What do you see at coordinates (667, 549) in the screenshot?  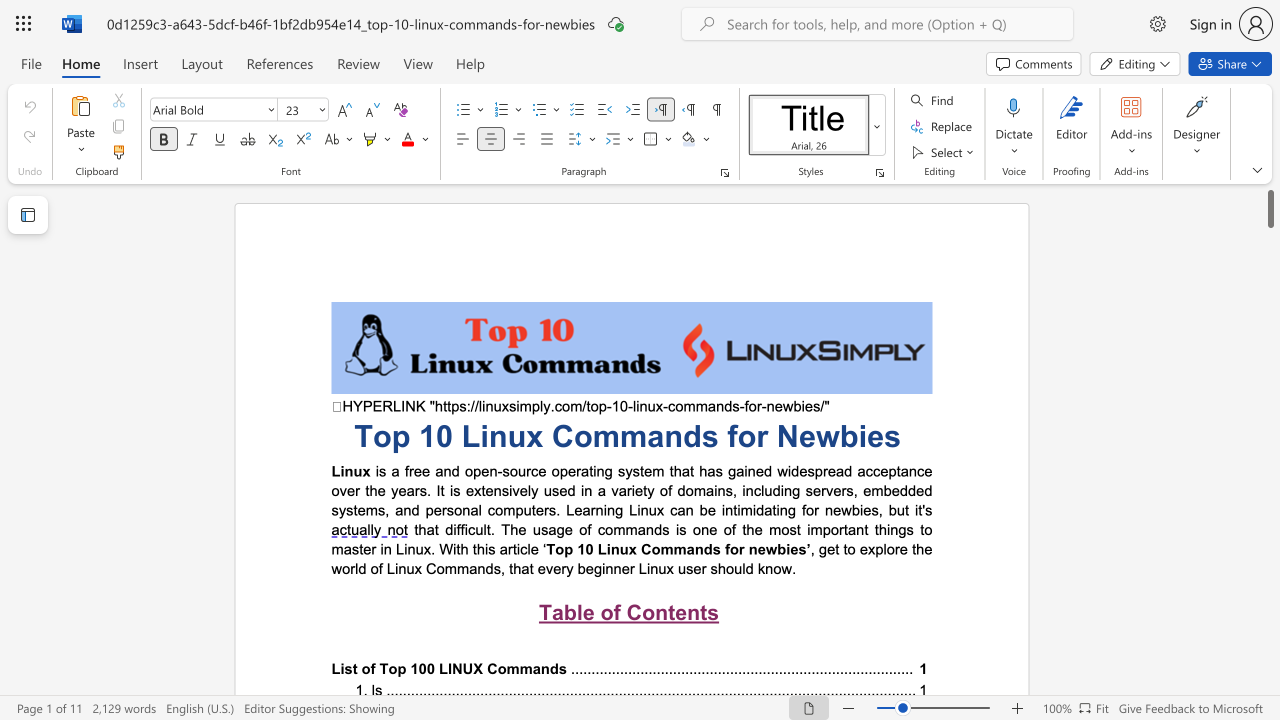 I see `the 1th character "m" in the text` at bounding box center [667, 549].